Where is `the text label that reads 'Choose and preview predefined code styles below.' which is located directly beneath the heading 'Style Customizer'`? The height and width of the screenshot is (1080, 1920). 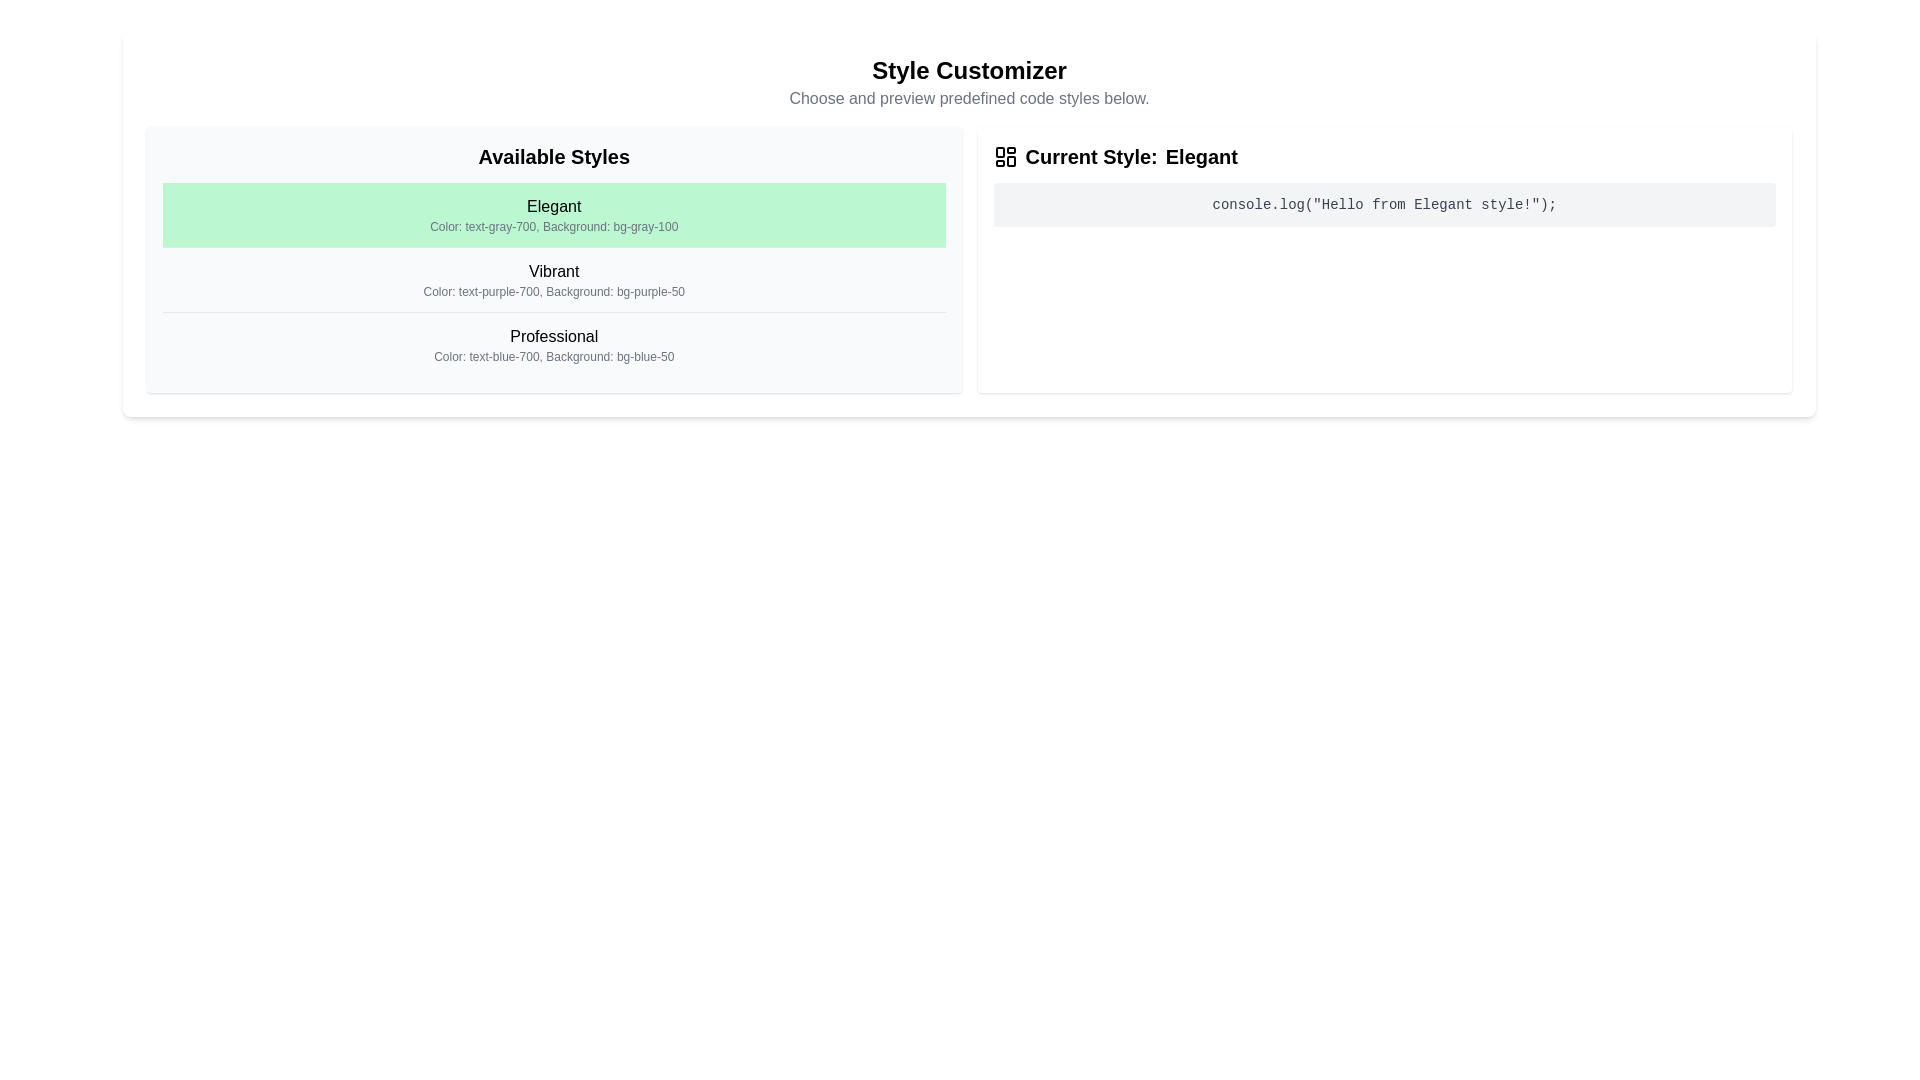 the text label that reads 'Choose and preview predefined code styles below.' which is located directly beneath the heading 'Style Customizer' is located at coordinates (969, 99).